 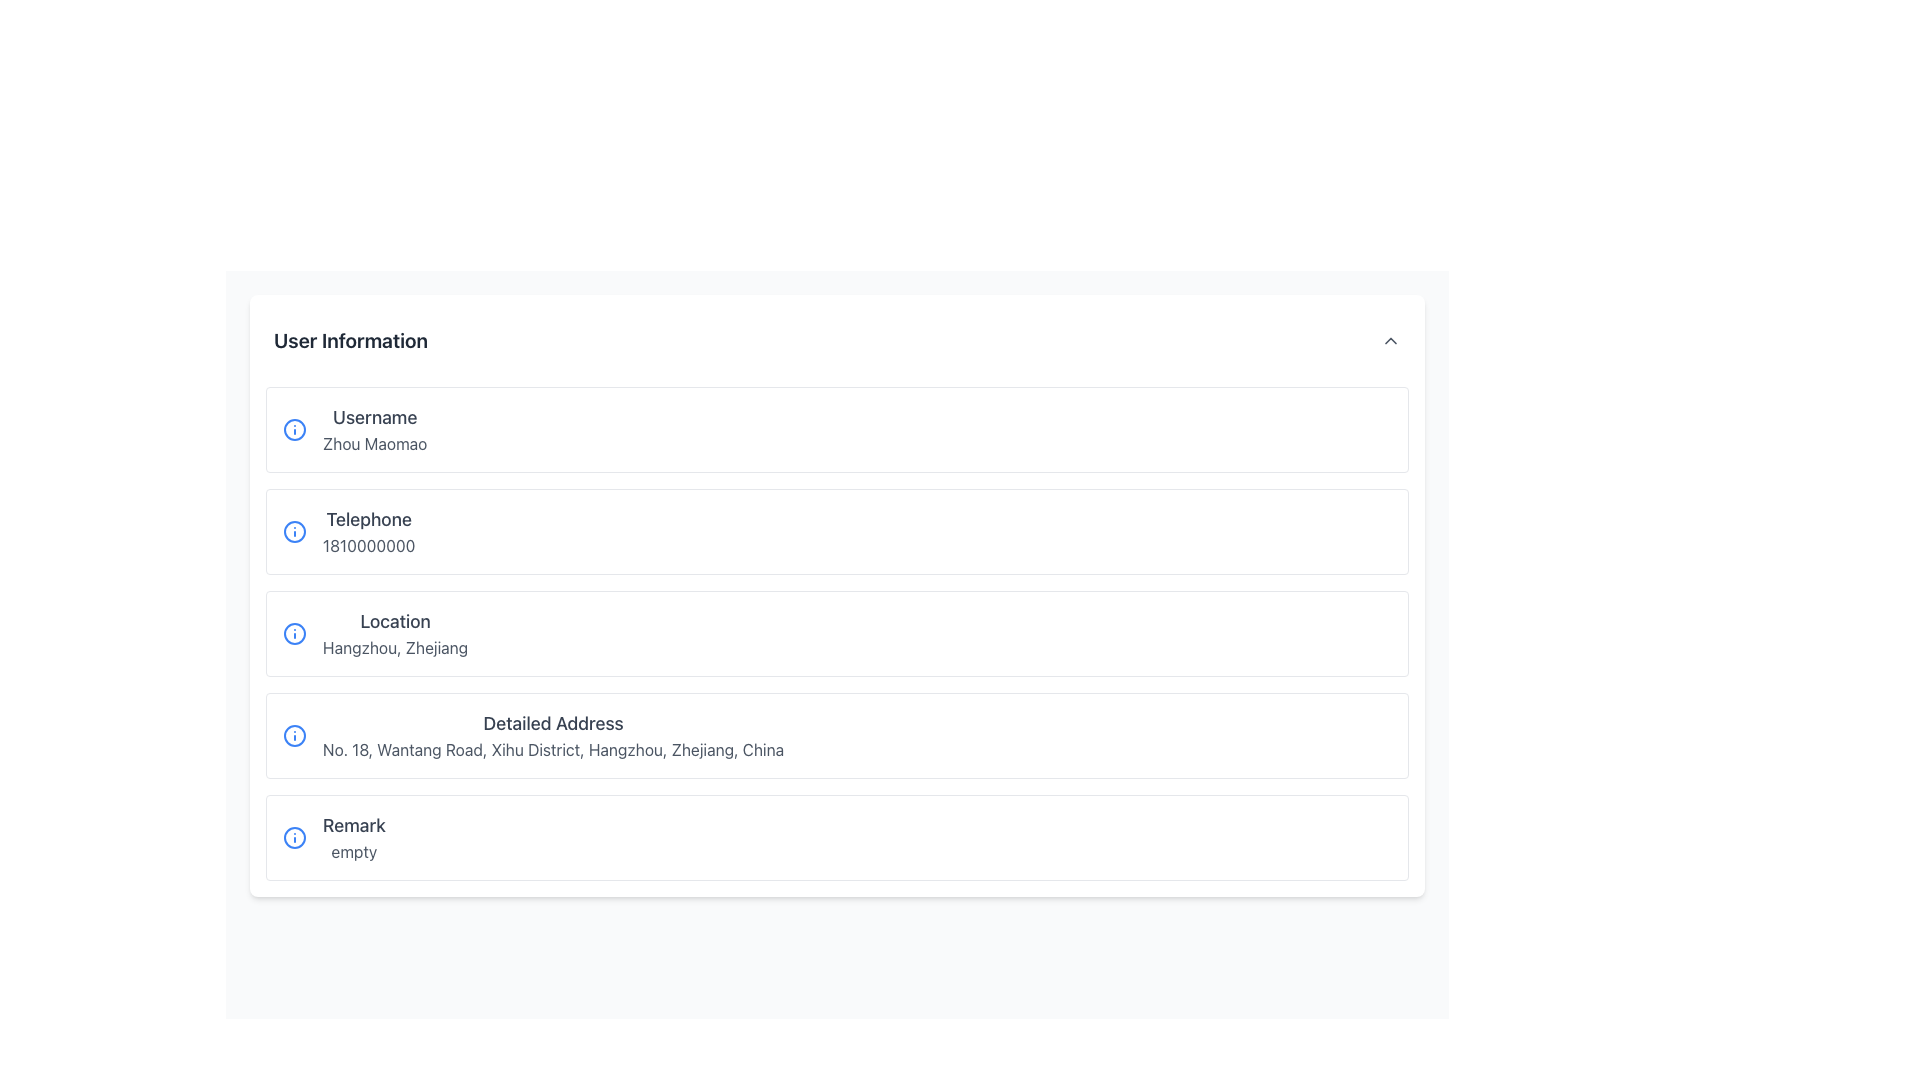 I want to click on the circular blue 'info' icon located in the 'Remark' section to the left of the text 'empty', so click(x=293, y=837).